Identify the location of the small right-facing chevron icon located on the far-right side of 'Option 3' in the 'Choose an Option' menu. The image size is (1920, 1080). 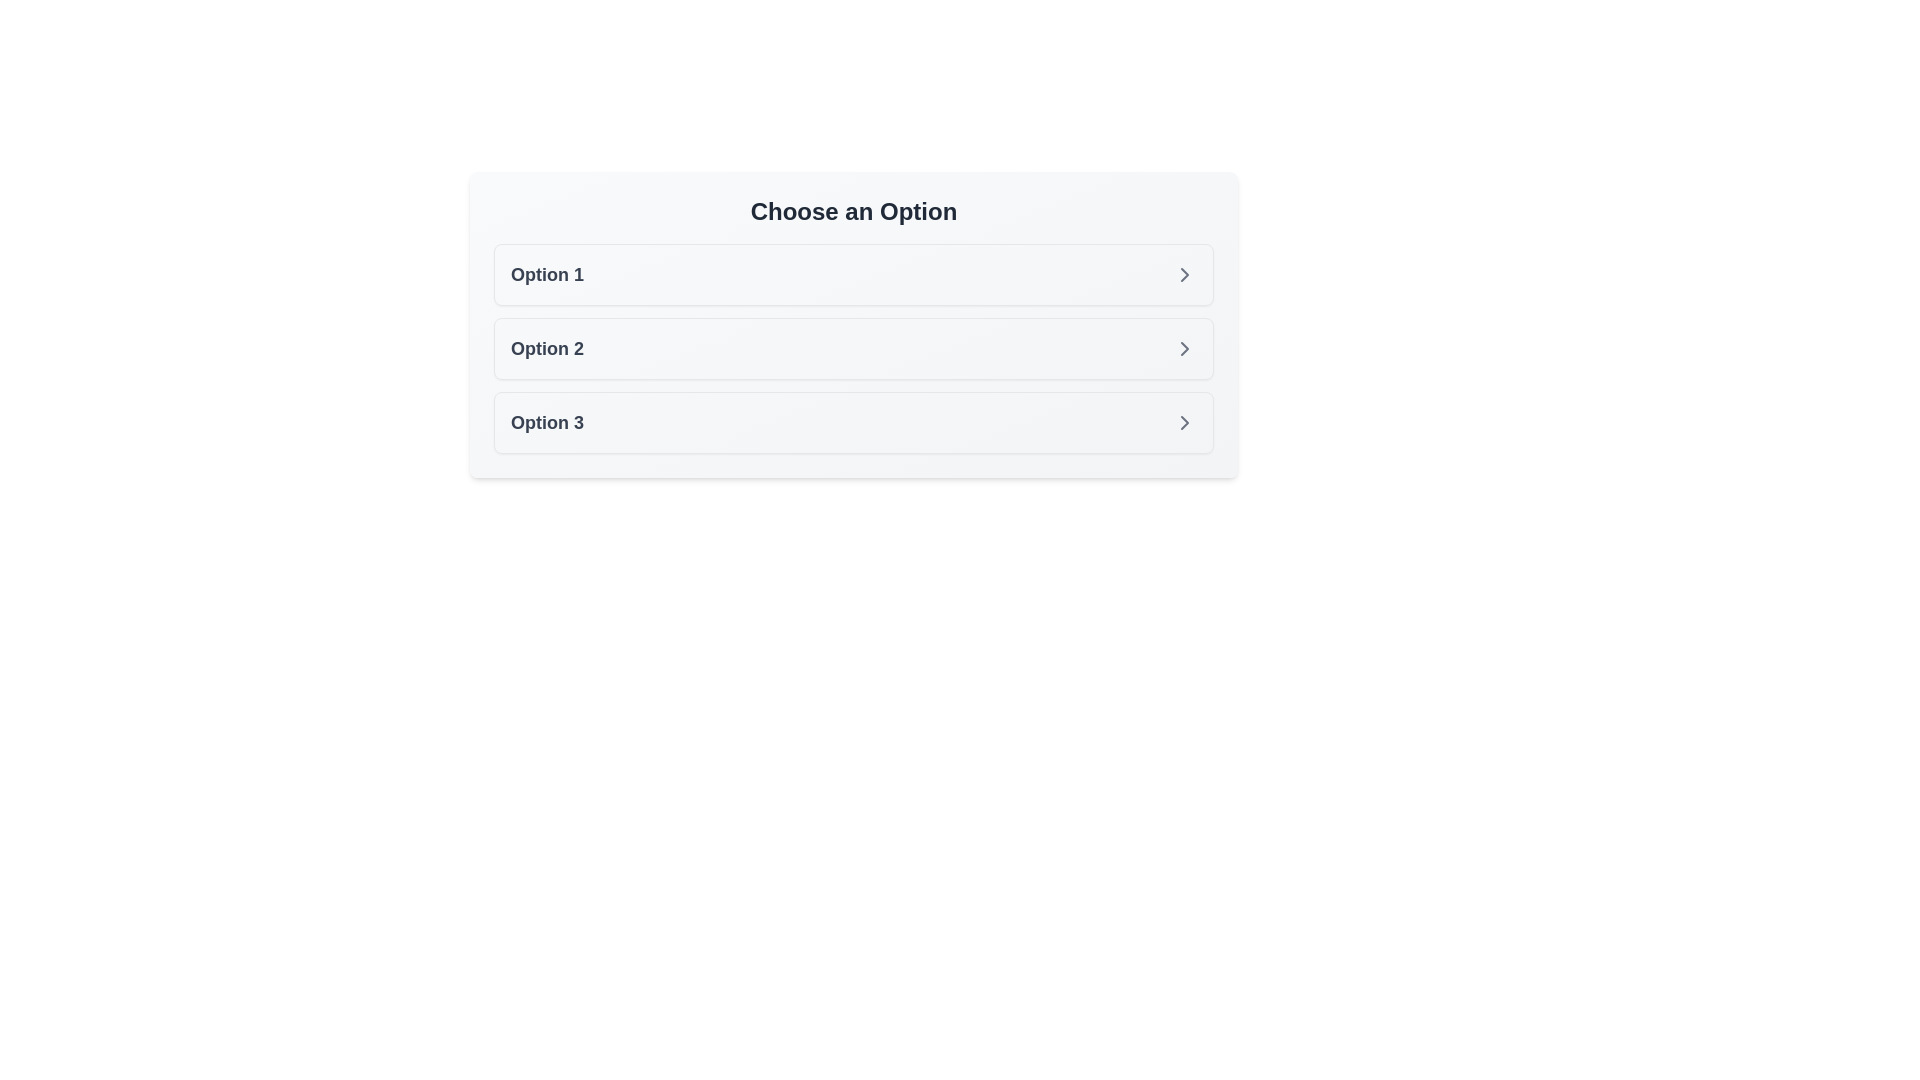
(1185, 422).